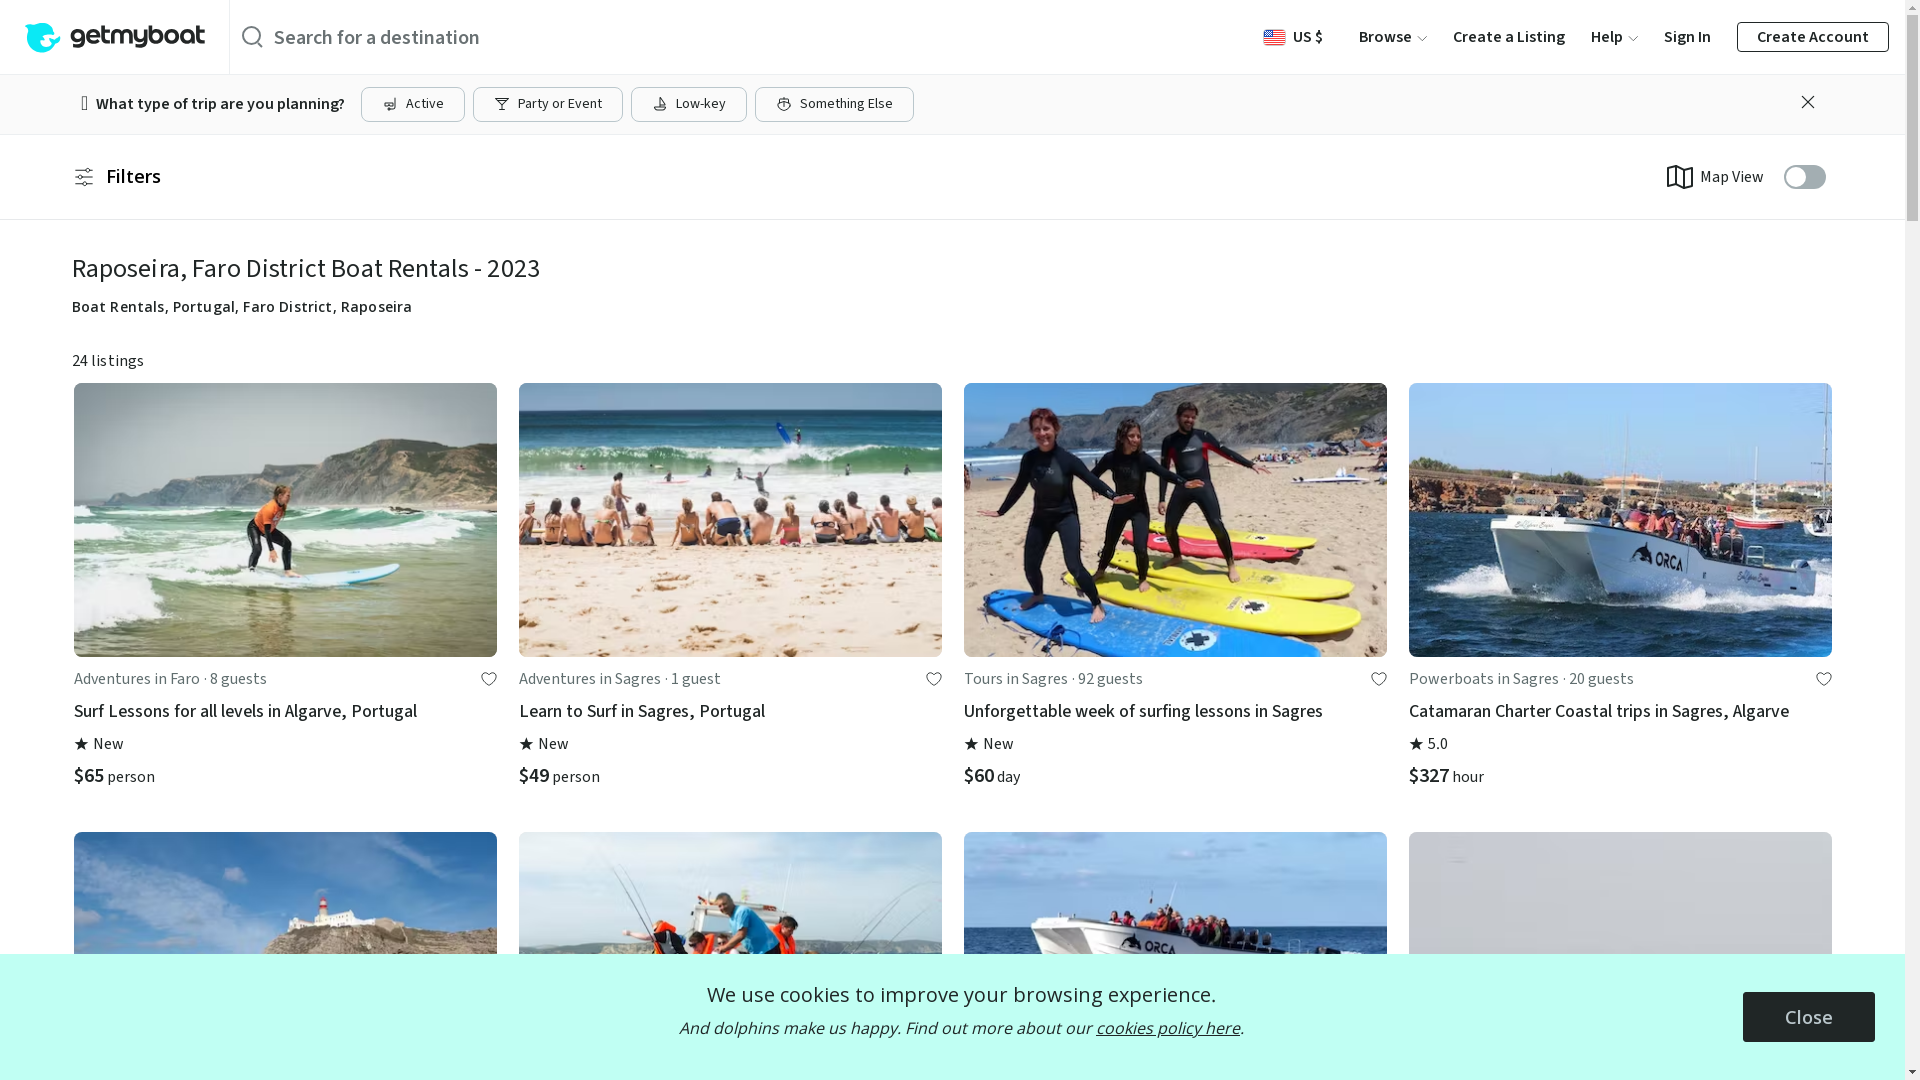  What do you see at coordinates (1167, 1028) in the screenshot?
I see `'cookies policy here'` at bounding box center [1167, 1028].